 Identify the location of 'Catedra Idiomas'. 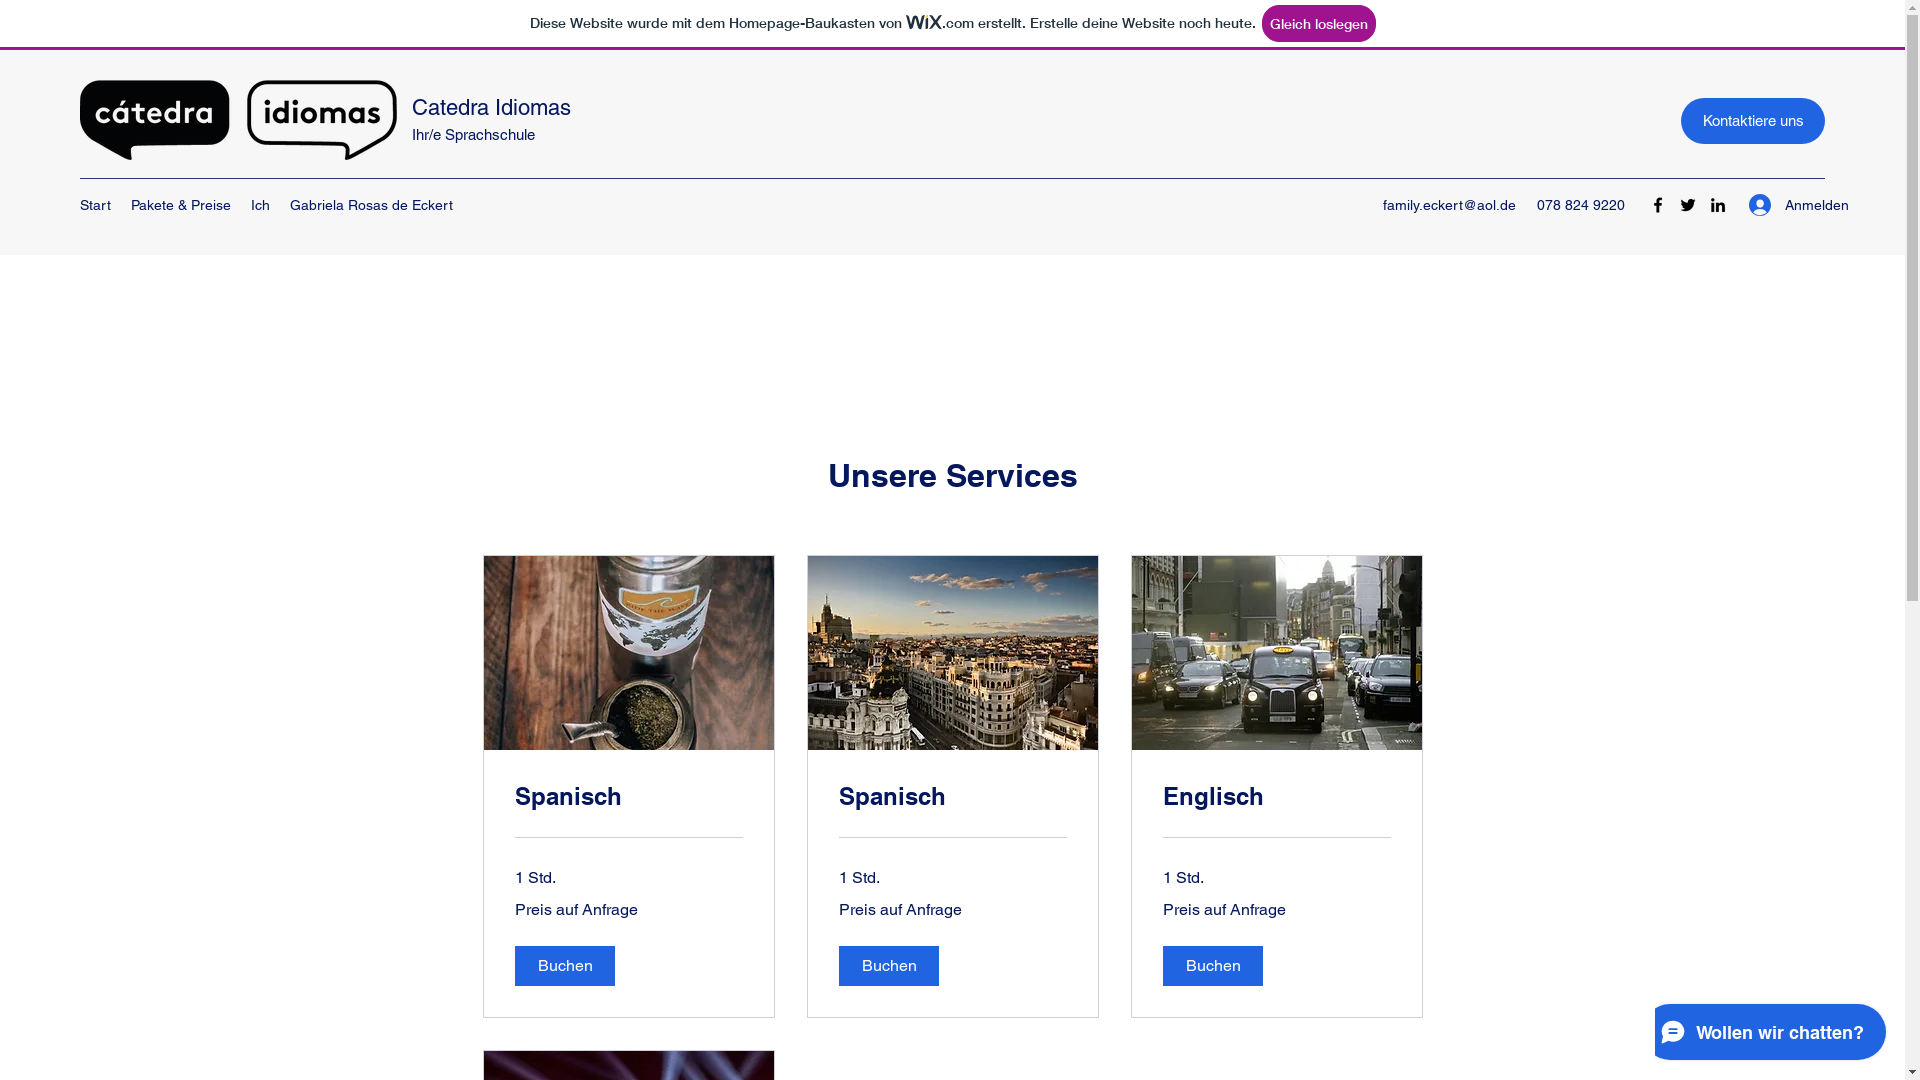
(411, 107).